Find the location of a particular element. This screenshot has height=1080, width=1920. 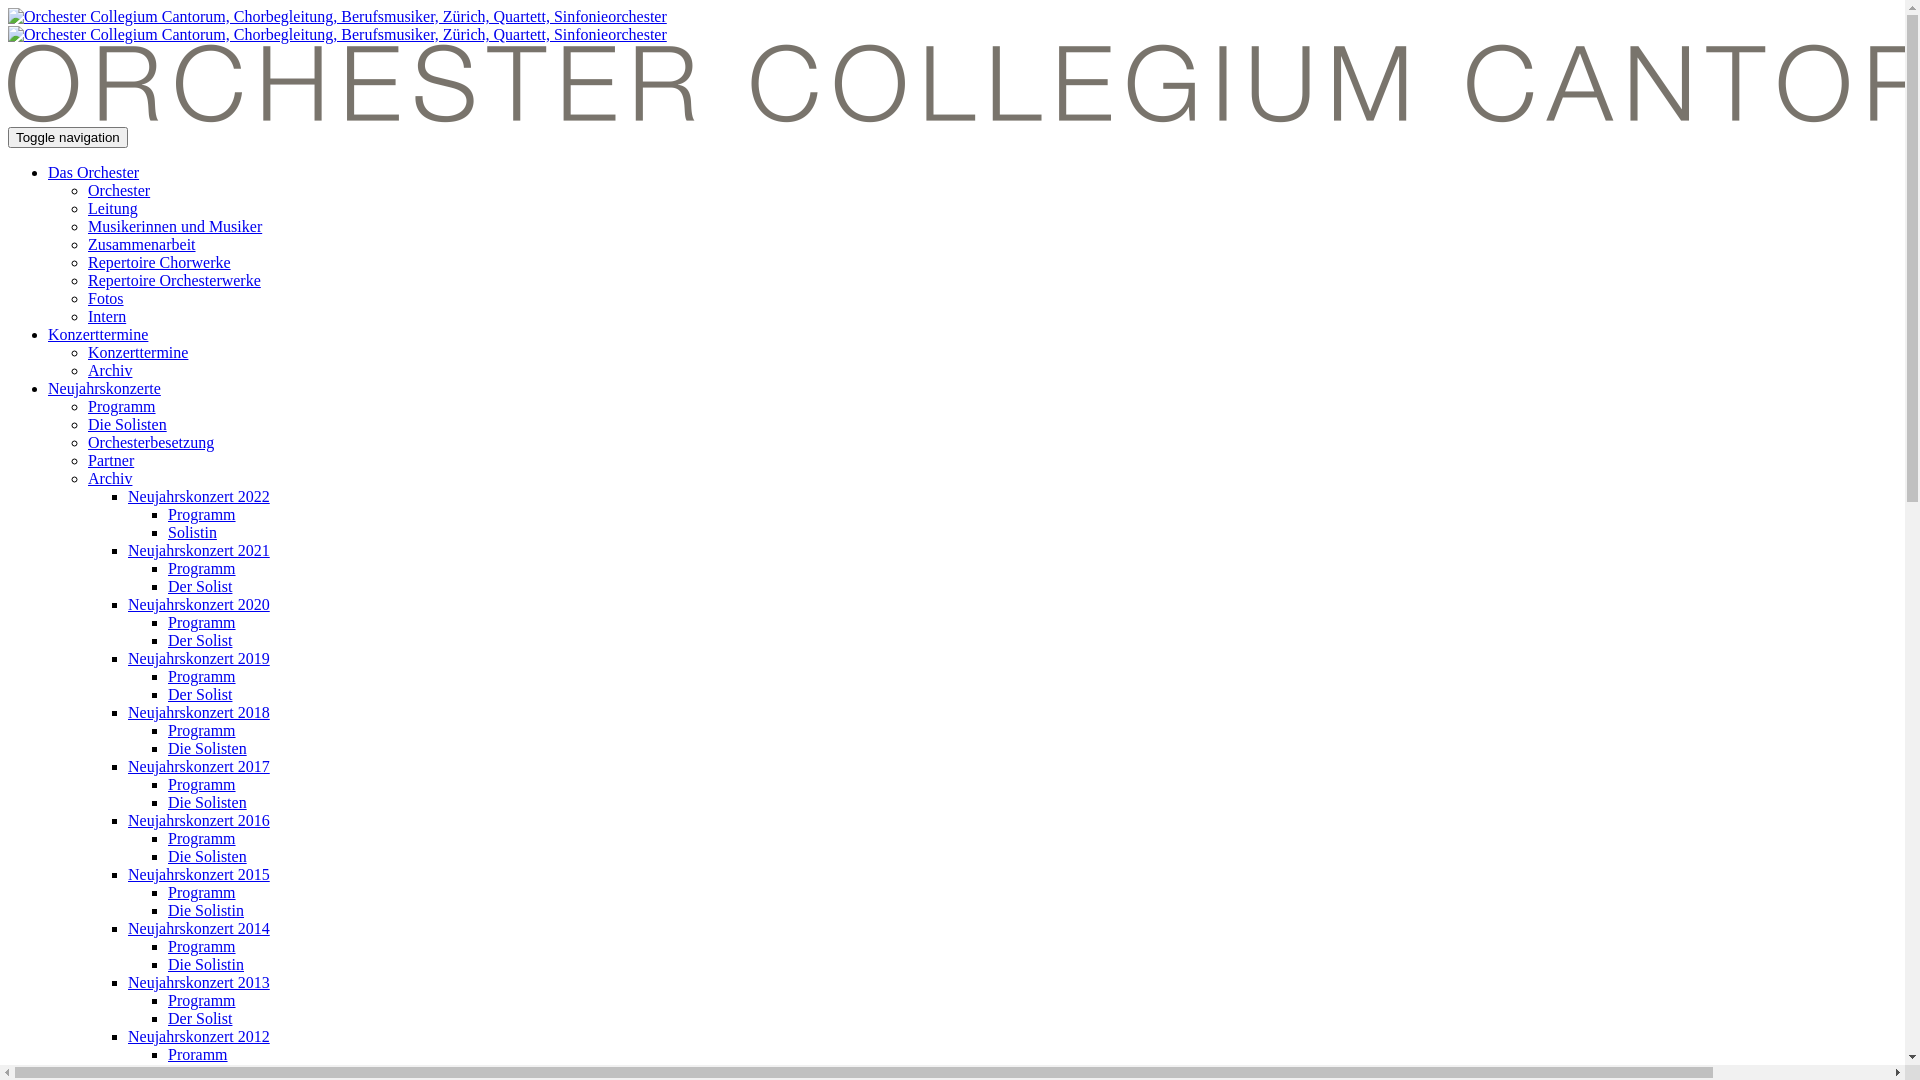

'Solistin' is located at coordinates (168, 531).